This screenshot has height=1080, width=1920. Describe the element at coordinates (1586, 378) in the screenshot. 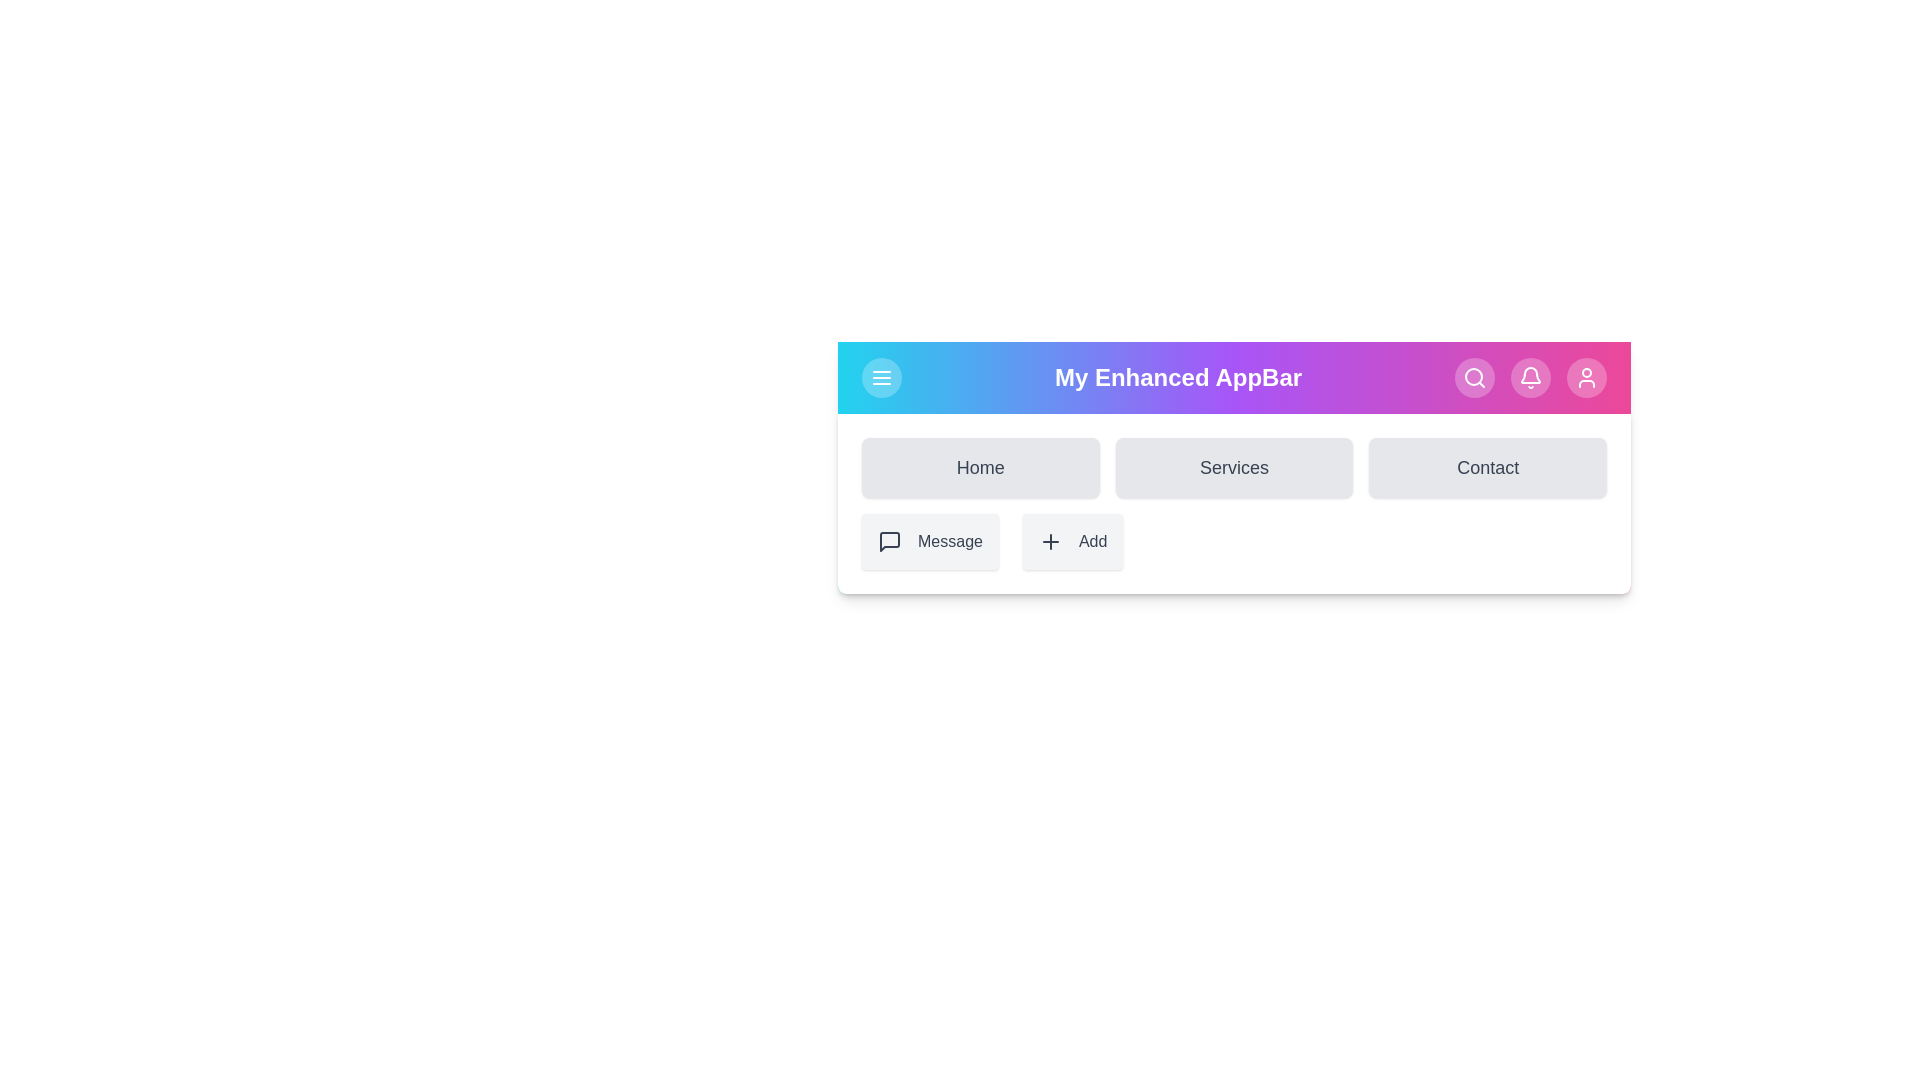

I see `the toolbar icon Profile to perform its associated action` at that location.